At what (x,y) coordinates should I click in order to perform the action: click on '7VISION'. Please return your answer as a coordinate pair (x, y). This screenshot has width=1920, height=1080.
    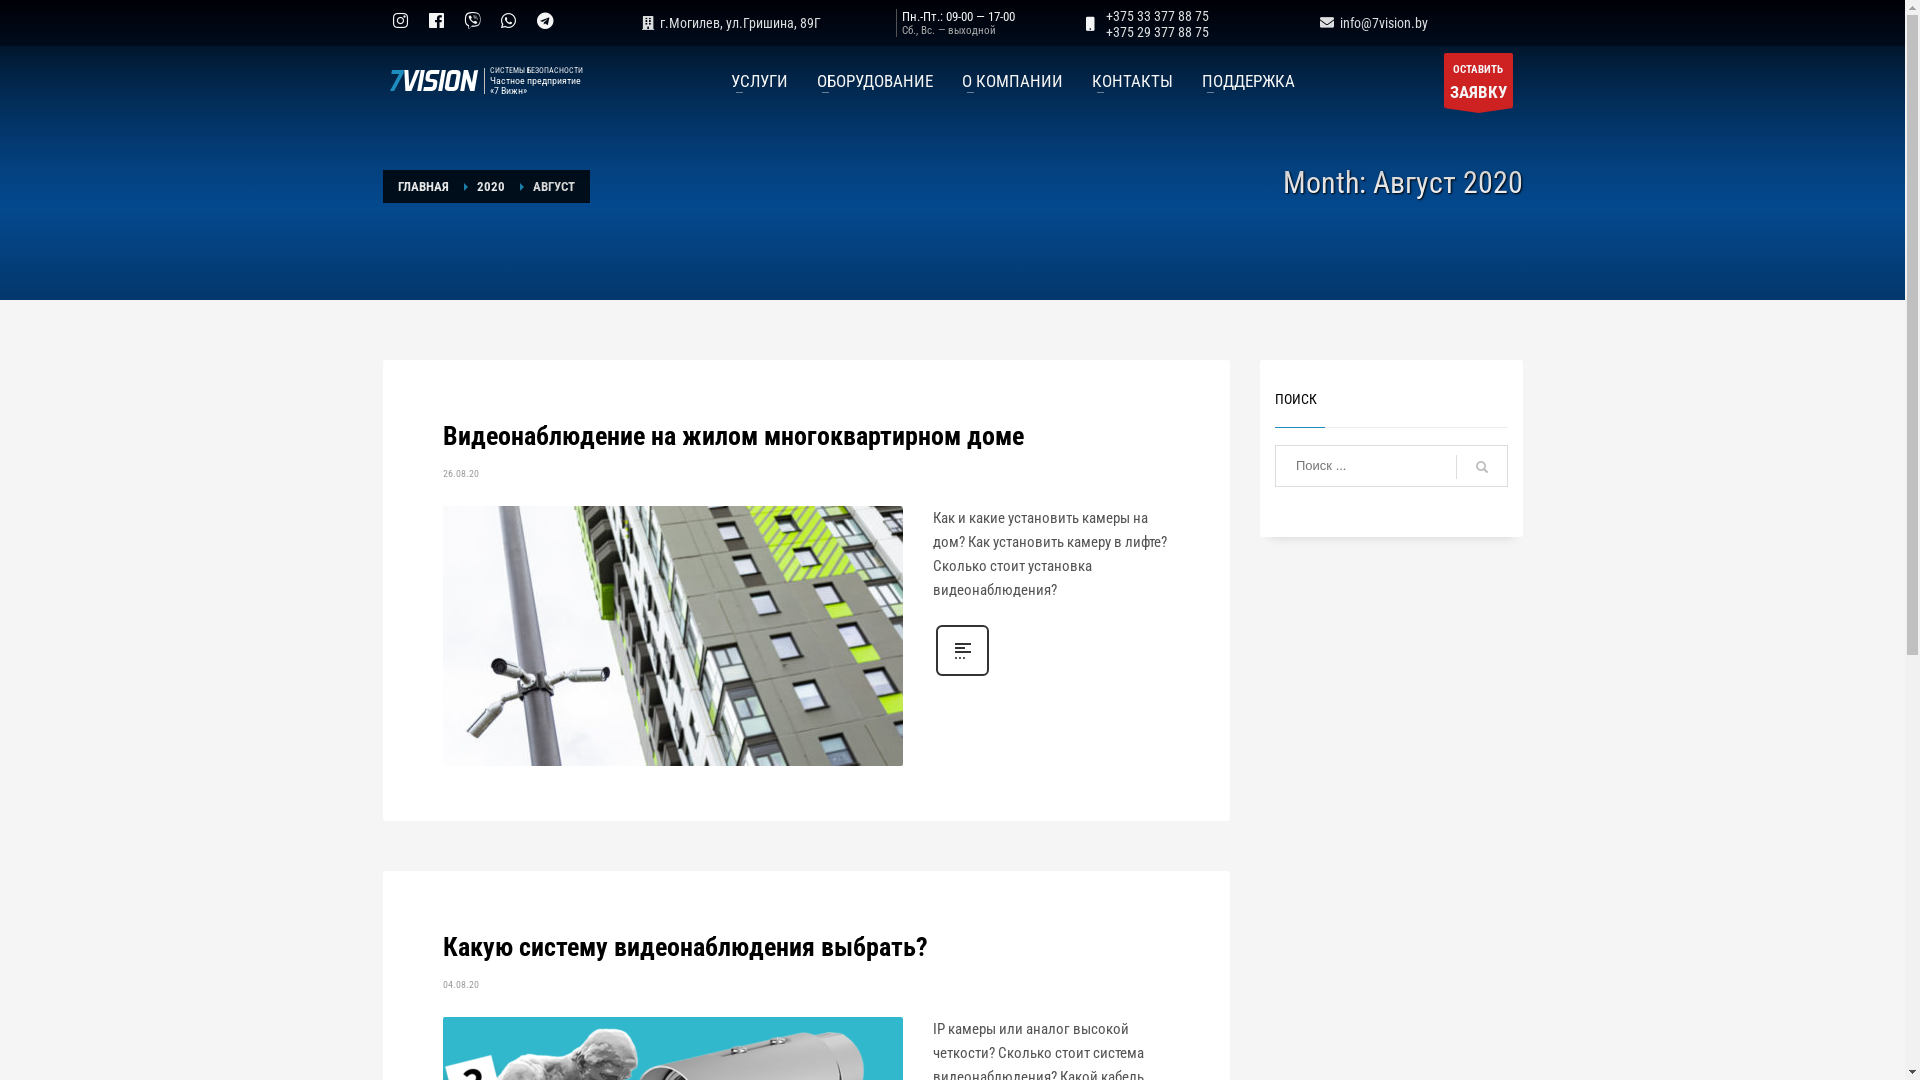
    Looking at the image, I should click on (429, 80).